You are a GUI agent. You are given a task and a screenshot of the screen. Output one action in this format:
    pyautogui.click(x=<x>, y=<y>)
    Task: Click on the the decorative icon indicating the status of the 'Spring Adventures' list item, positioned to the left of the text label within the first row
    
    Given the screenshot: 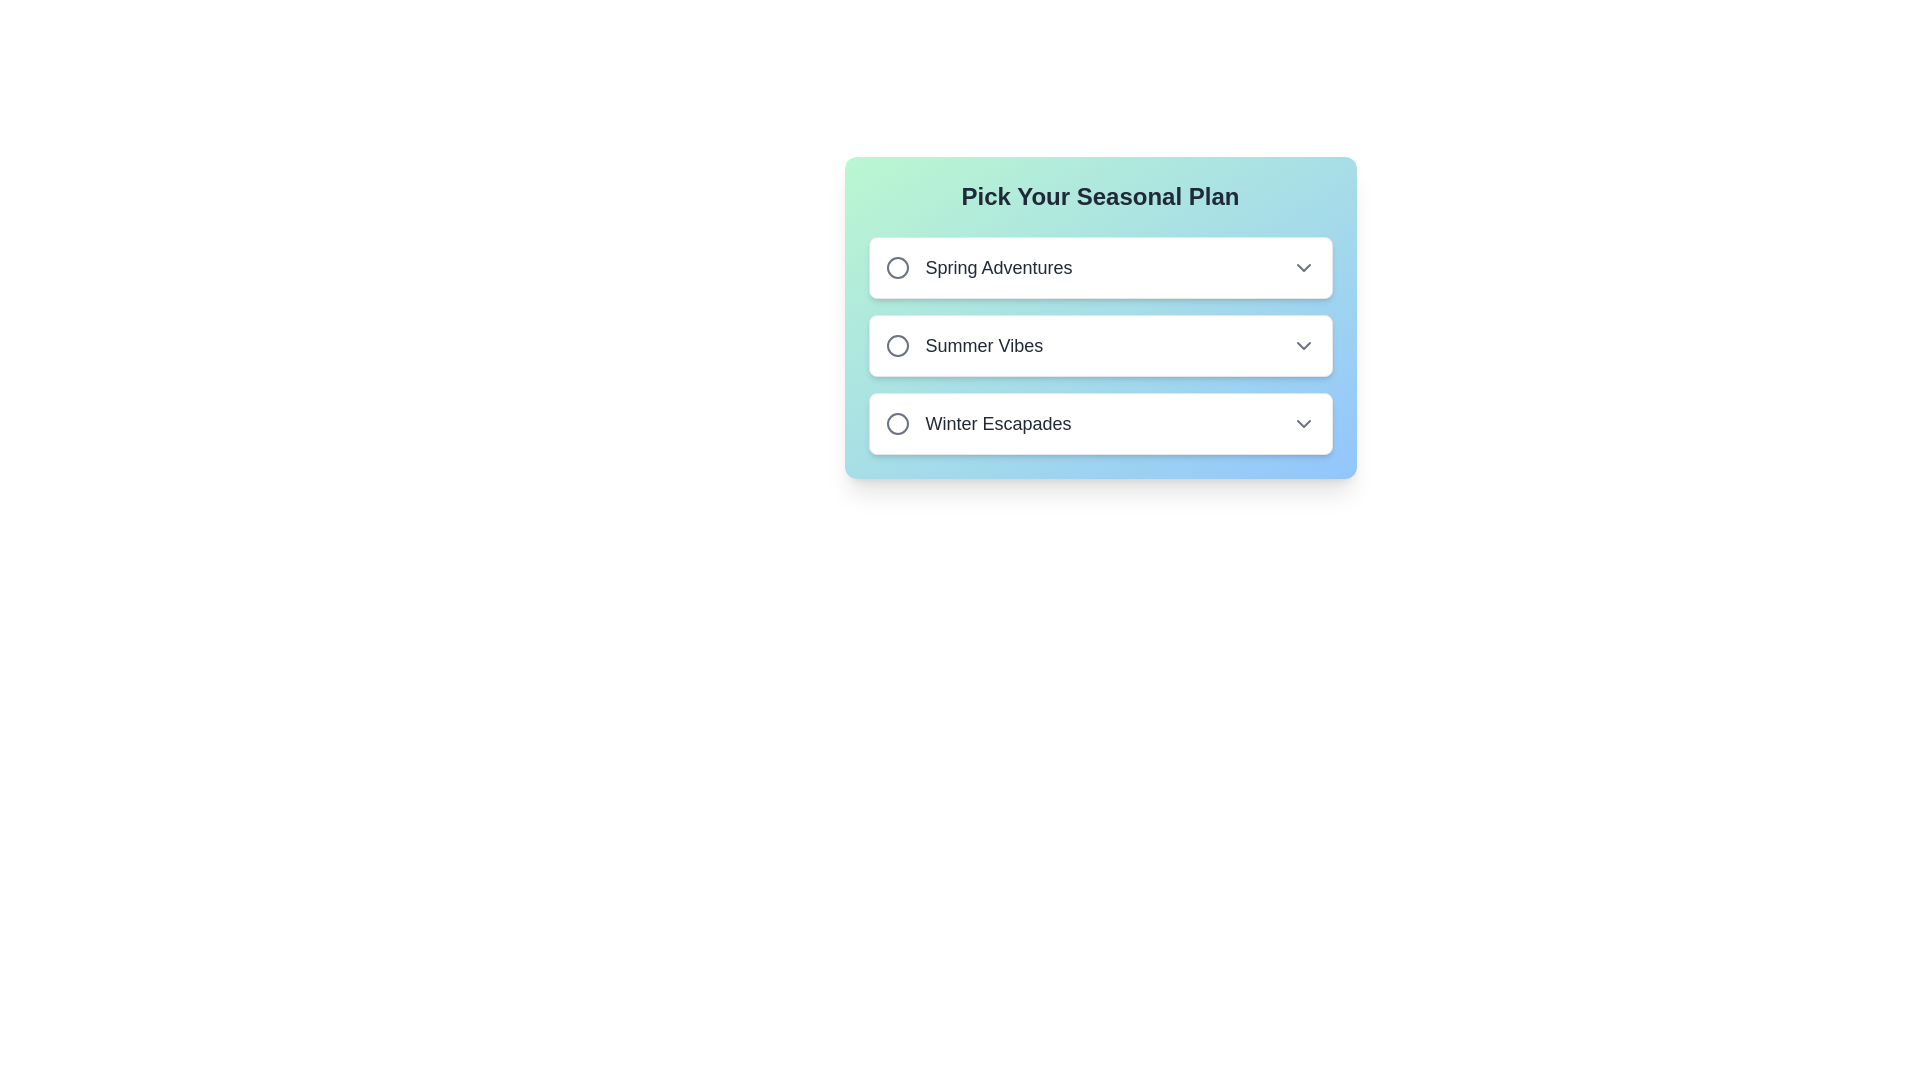 What is the action you would take?
    pyautogui.click(x=896, y=266)
    